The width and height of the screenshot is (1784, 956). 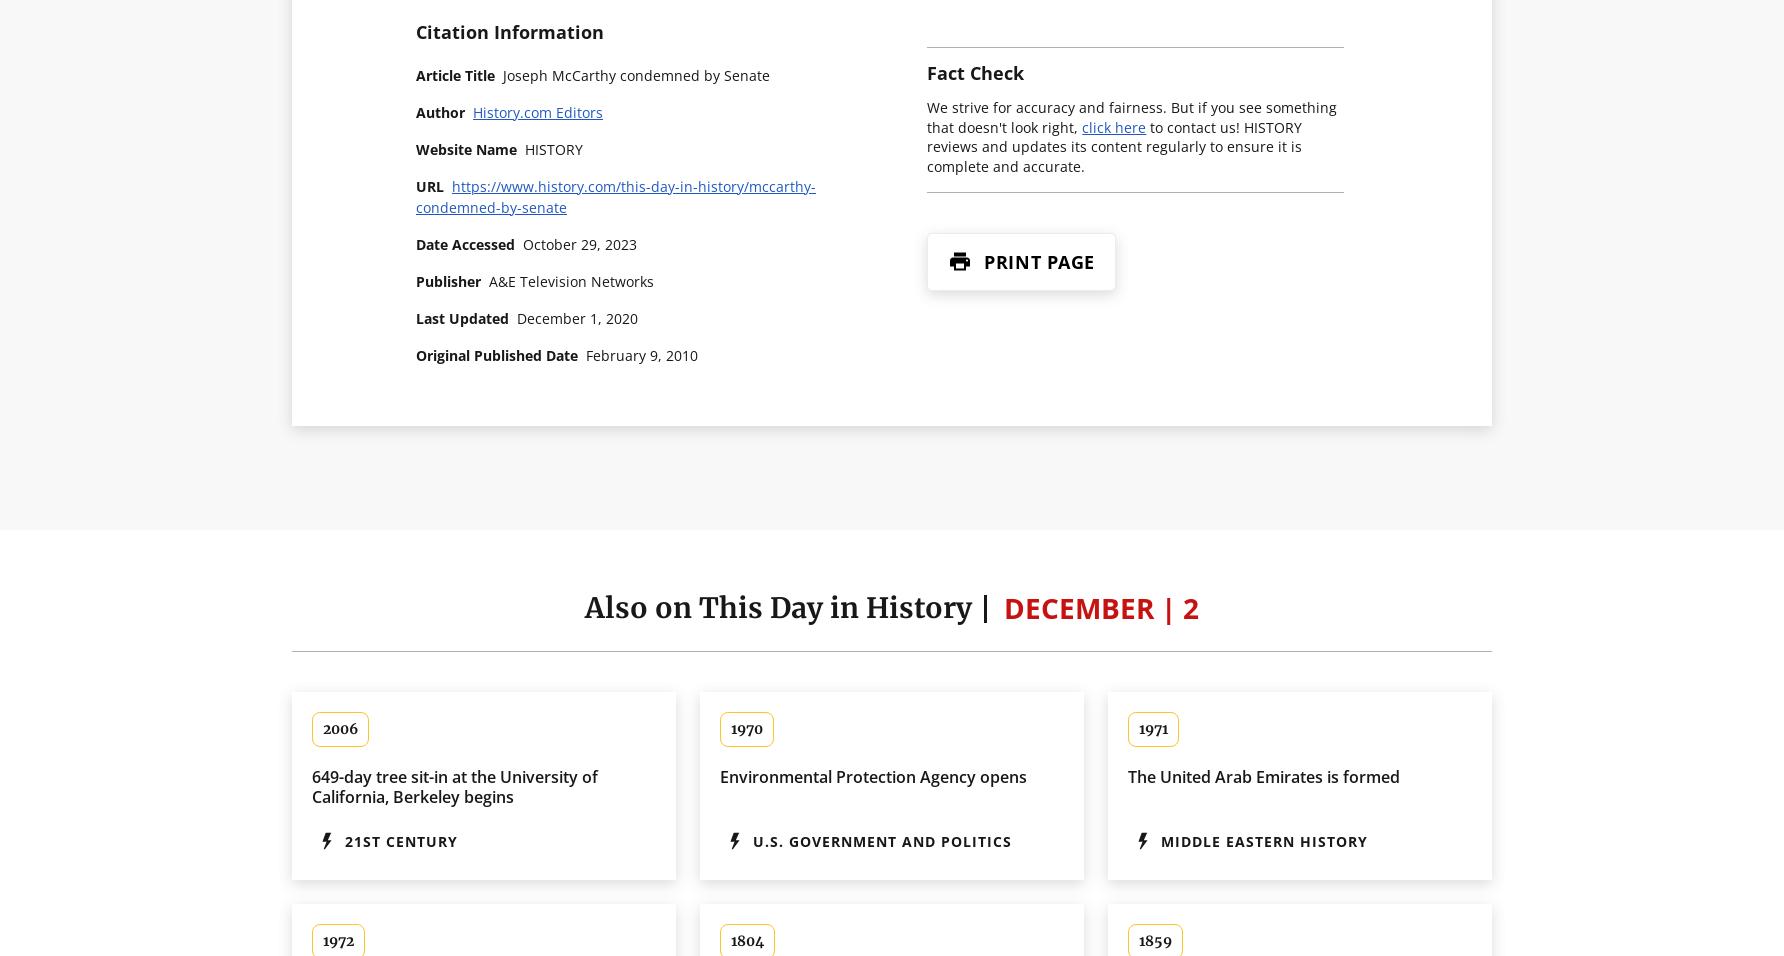 What do you see at coordinates (415, 317) in the screenshot?
I see `'Last Updated'` at bounding box center [415, 317].